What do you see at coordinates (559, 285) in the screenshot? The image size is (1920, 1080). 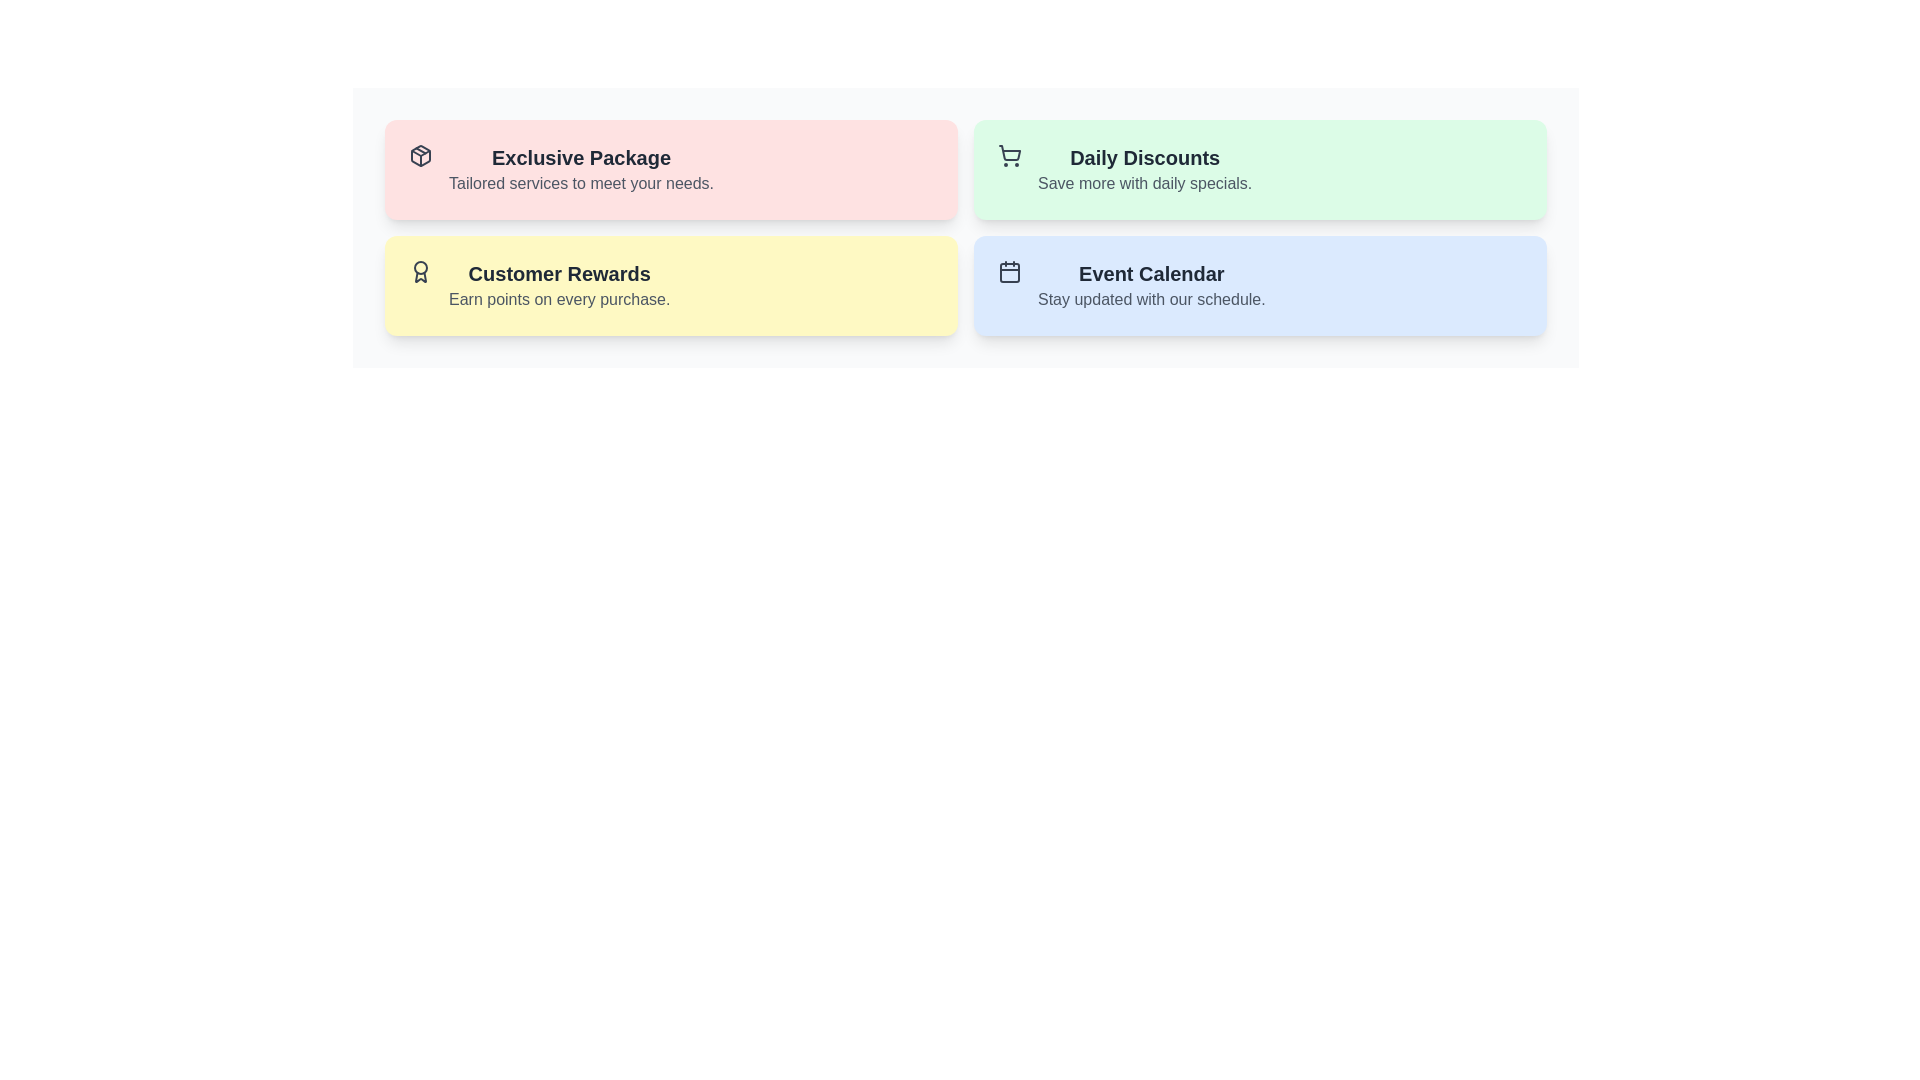 I see `the text block that informs users about the customer rewards program, which is positioned on a yellow-colored rounded rectangle card in the second row, first column of a grid layout` at bounding box center [559, 285].